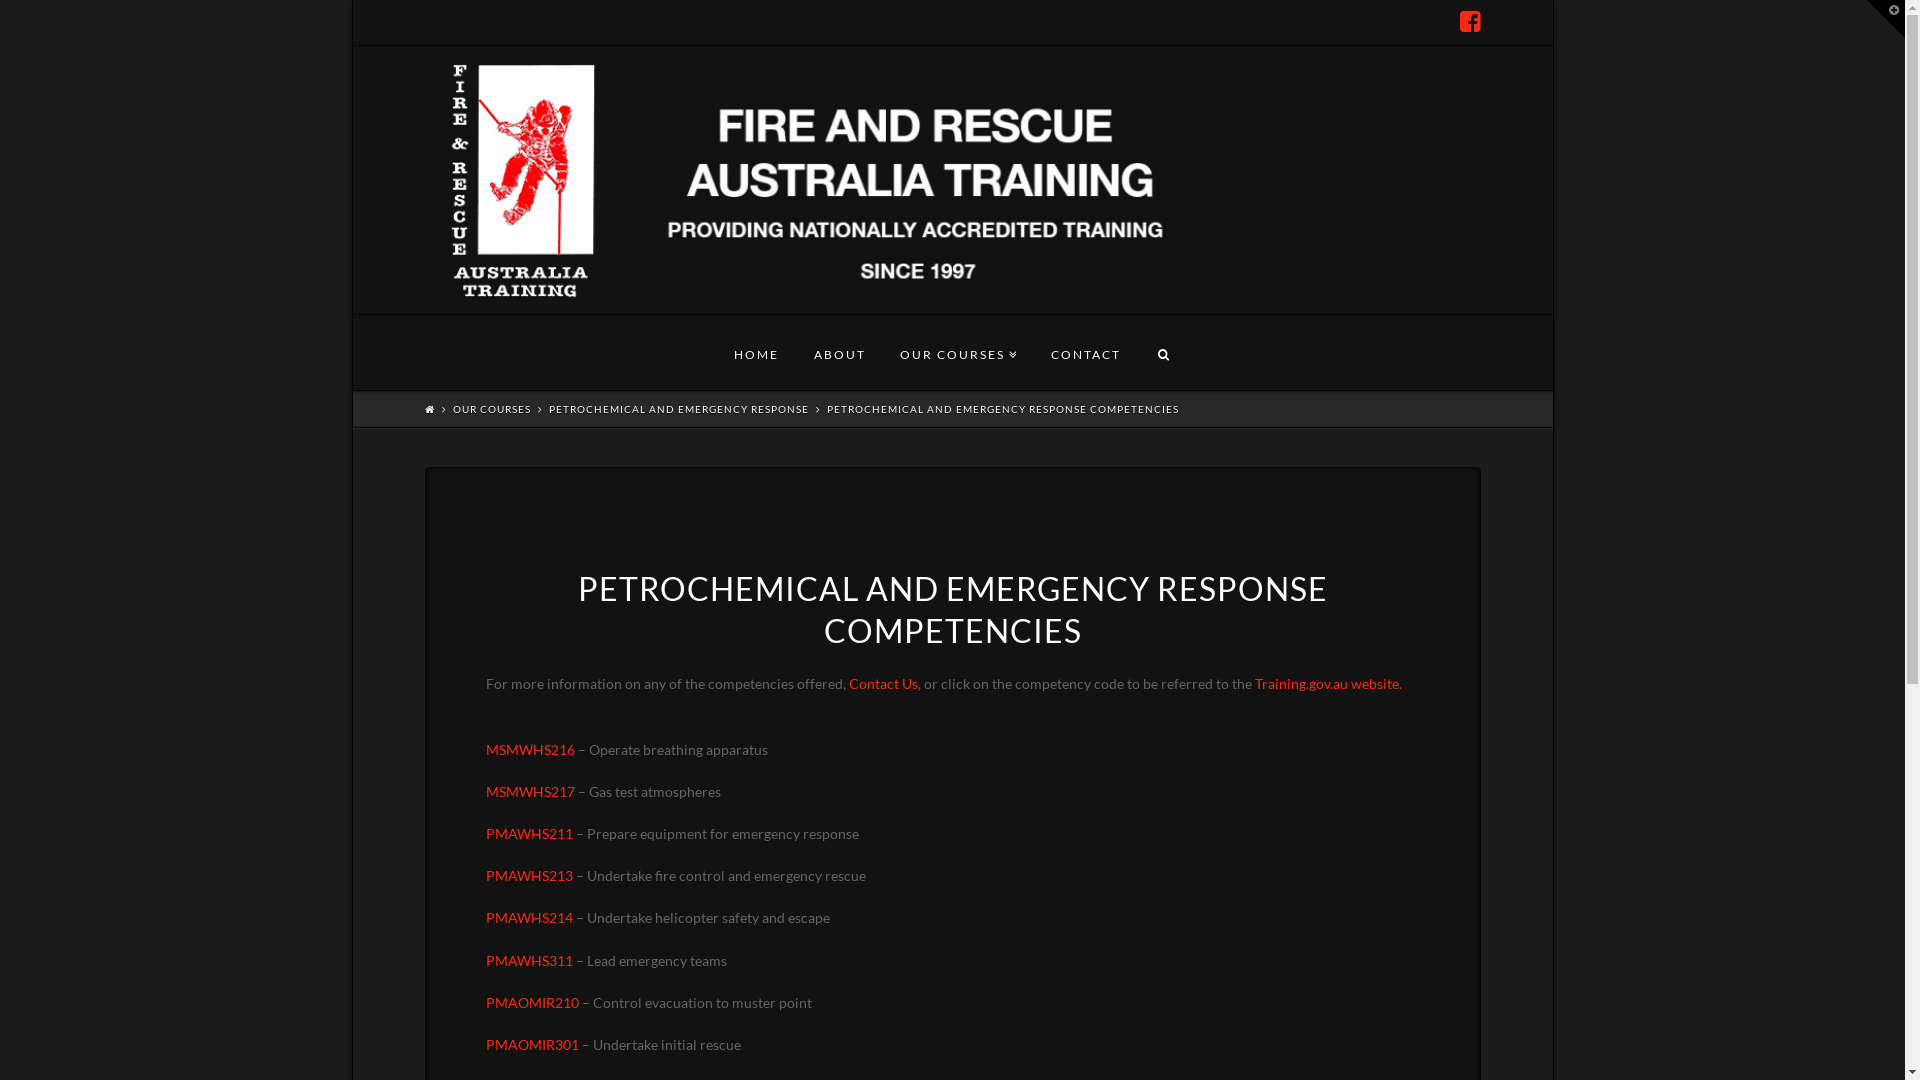  Describe the element at coordinates (529, 917) in the screenshot. I see `'PMAWHS214'` at that location.